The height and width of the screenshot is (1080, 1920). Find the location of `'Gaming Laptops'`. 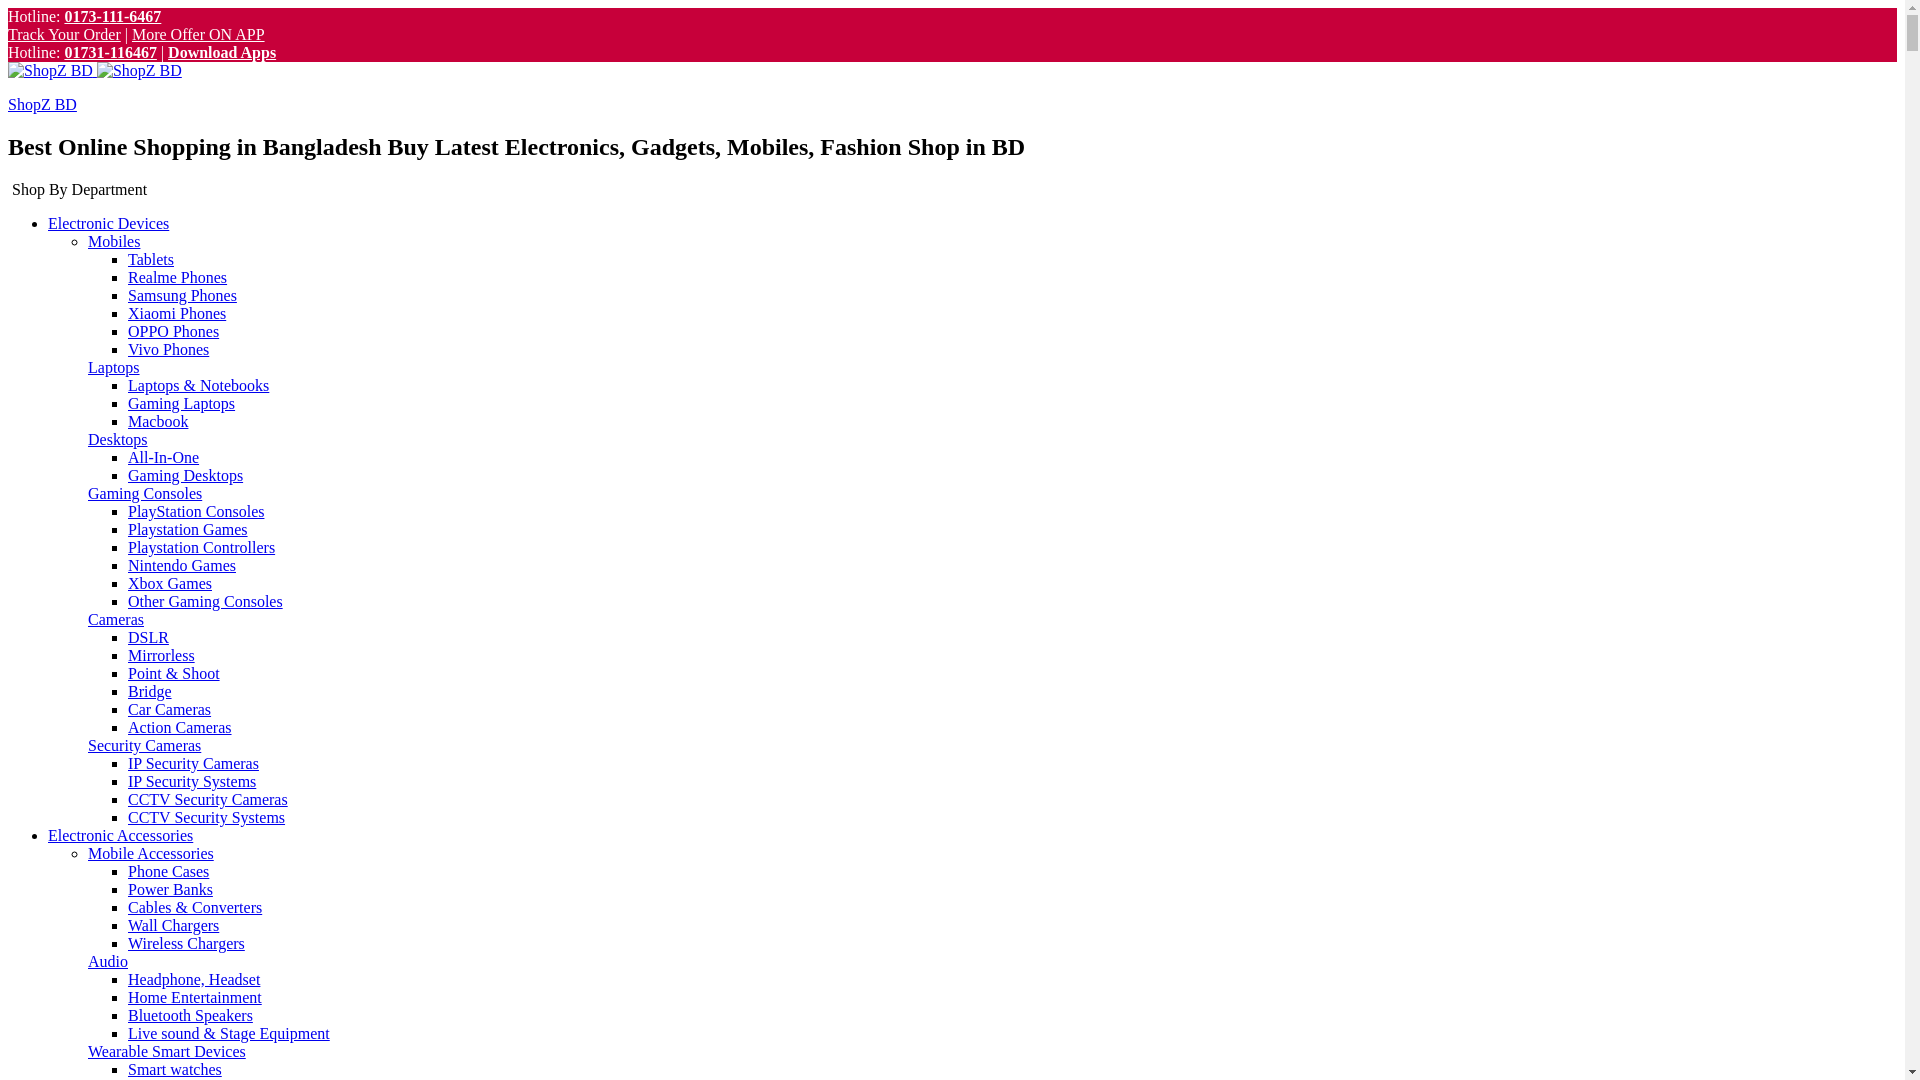

'Gaming Laptops' is located at coordinates (181, 403).